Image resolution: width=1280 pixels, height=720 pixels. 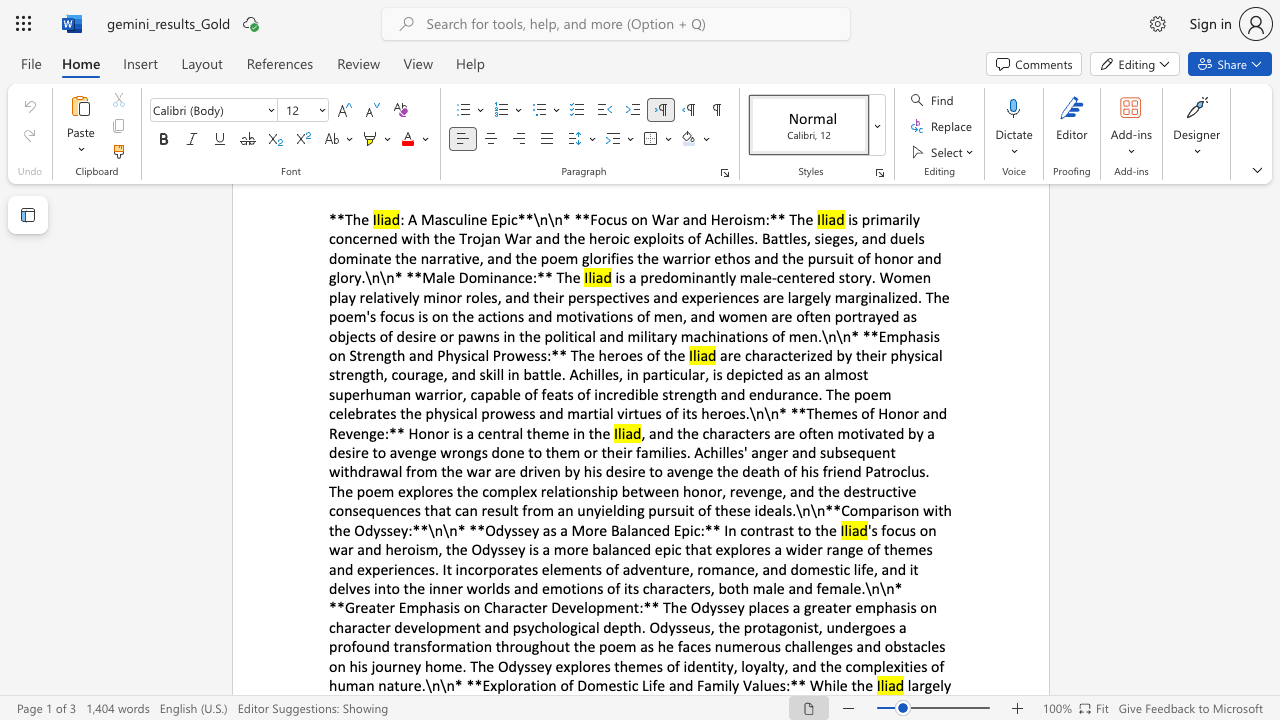 What do you see at coordinates (409, 626) in the screenshot?
I see `the subset text "velopment and psychological depth. Odysseus, the protagonist, undergoes a profound transformatio" within the text "'s focus on war and heroism, the Odyssey is a more balanced epic that explores a wider range of themes and experiences. It incorporates elements of adventure, romance, and domestic life, and it delves into the inner worlds and emotions of its characters, both male and female.\n\n* **Greater Emphasis on Character Development:** The Odyssey places a greater emphasis on character development and psychological depth. Odysseus, the protagonist, undergoes a profound transformation throughout the poem as he faces numerous challenges and obstacles on his journey home. The Odyssey explores themes of identity, loyalty, and the complexities of human nature.\n\n* **Exploration of Domestic Life and Family Values:** While the"` at bounding box center [409, 626].